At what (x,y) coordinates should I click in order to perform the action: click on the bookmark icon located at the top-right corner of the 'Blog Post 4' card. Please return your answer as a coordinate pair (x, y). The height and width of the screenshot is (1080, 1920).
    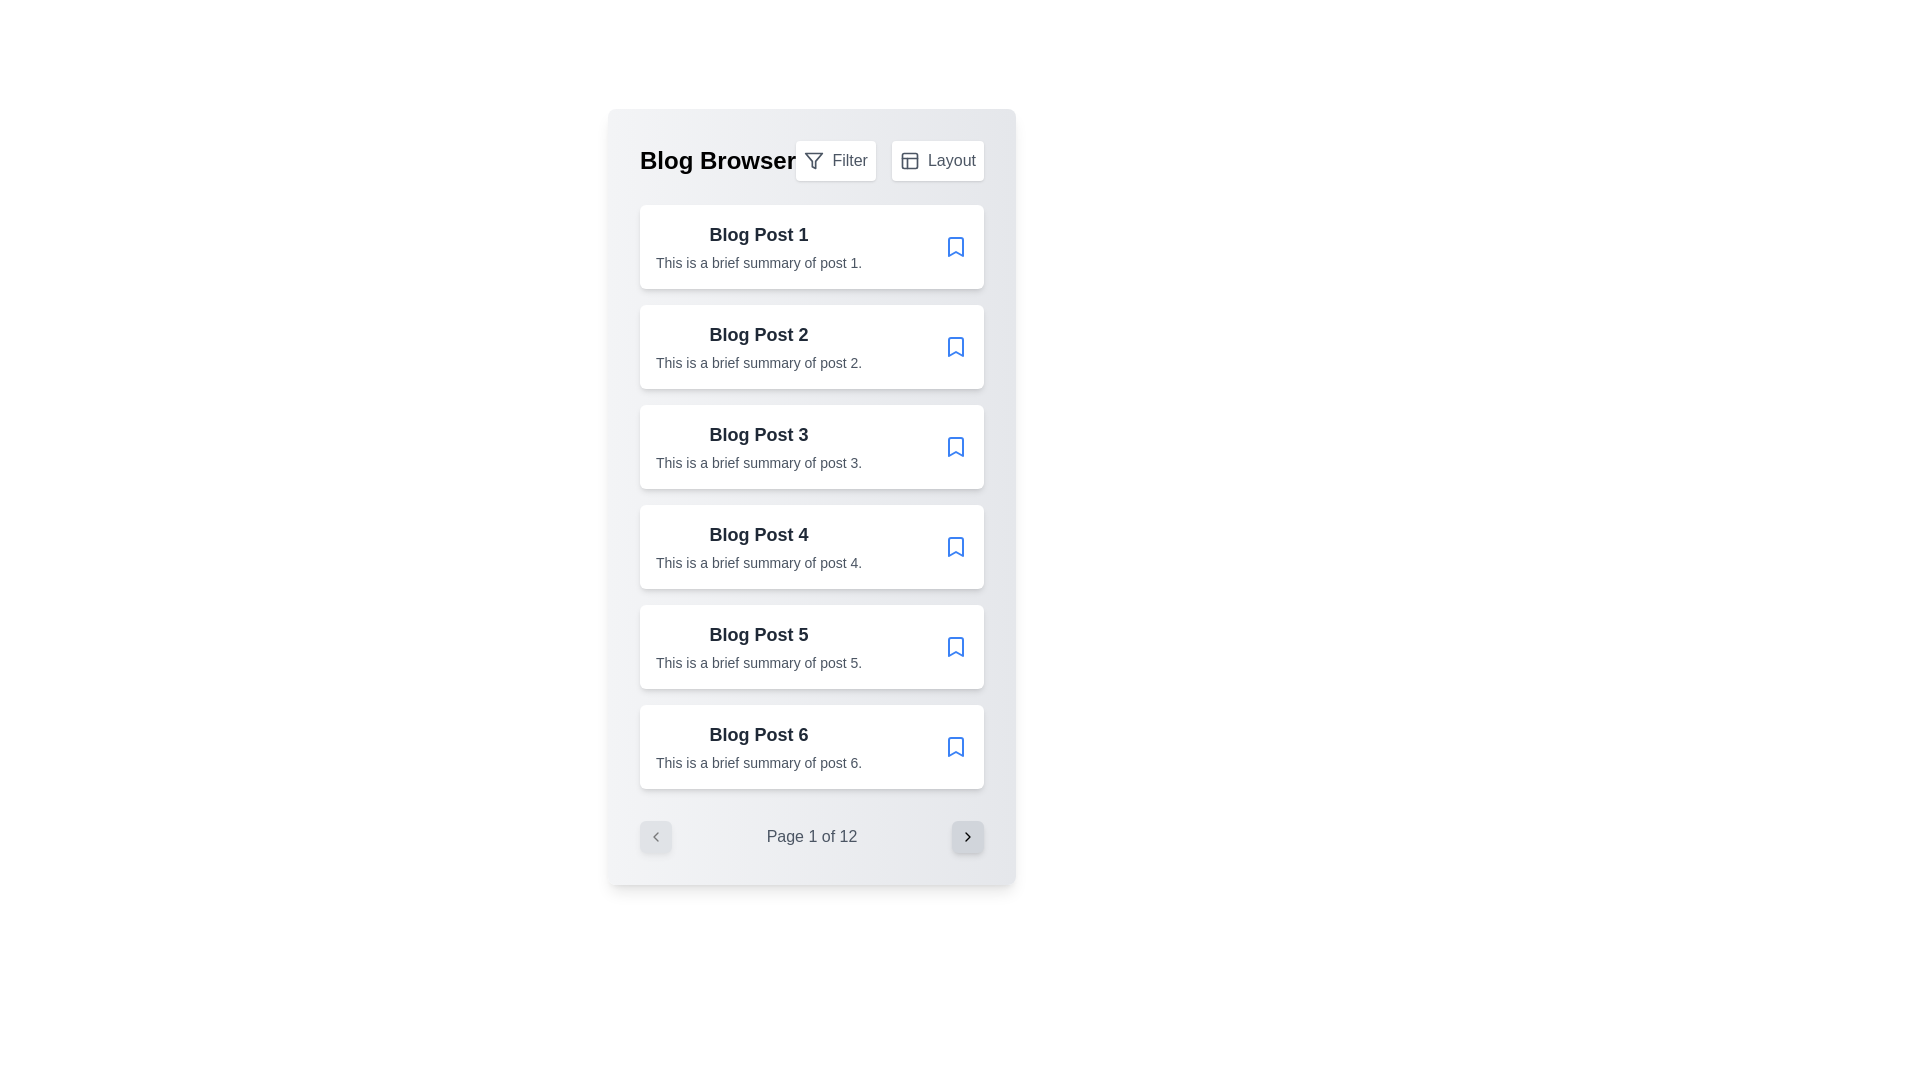
    Looking at the image, I should click on (954, 547).